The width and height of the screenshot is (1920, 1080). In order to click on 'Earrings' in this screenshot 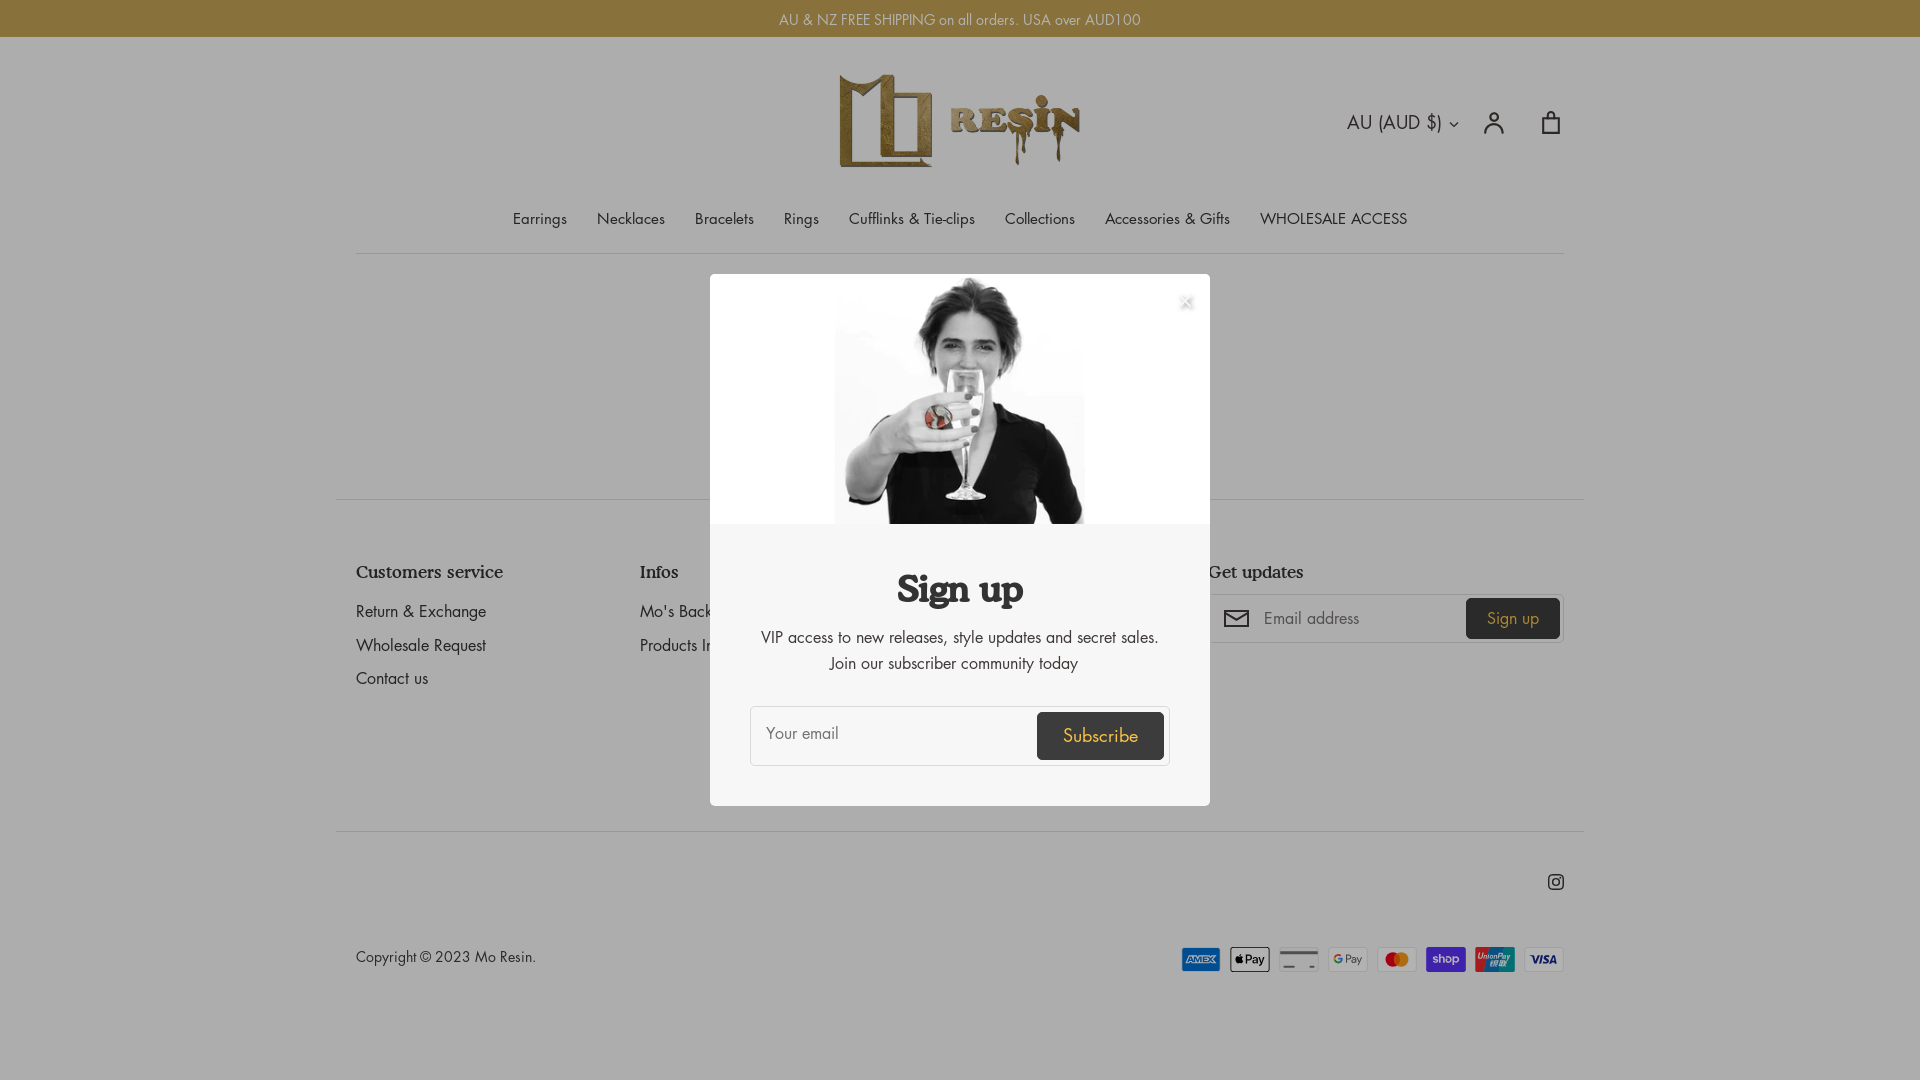, I will do `click(539, 218)`.